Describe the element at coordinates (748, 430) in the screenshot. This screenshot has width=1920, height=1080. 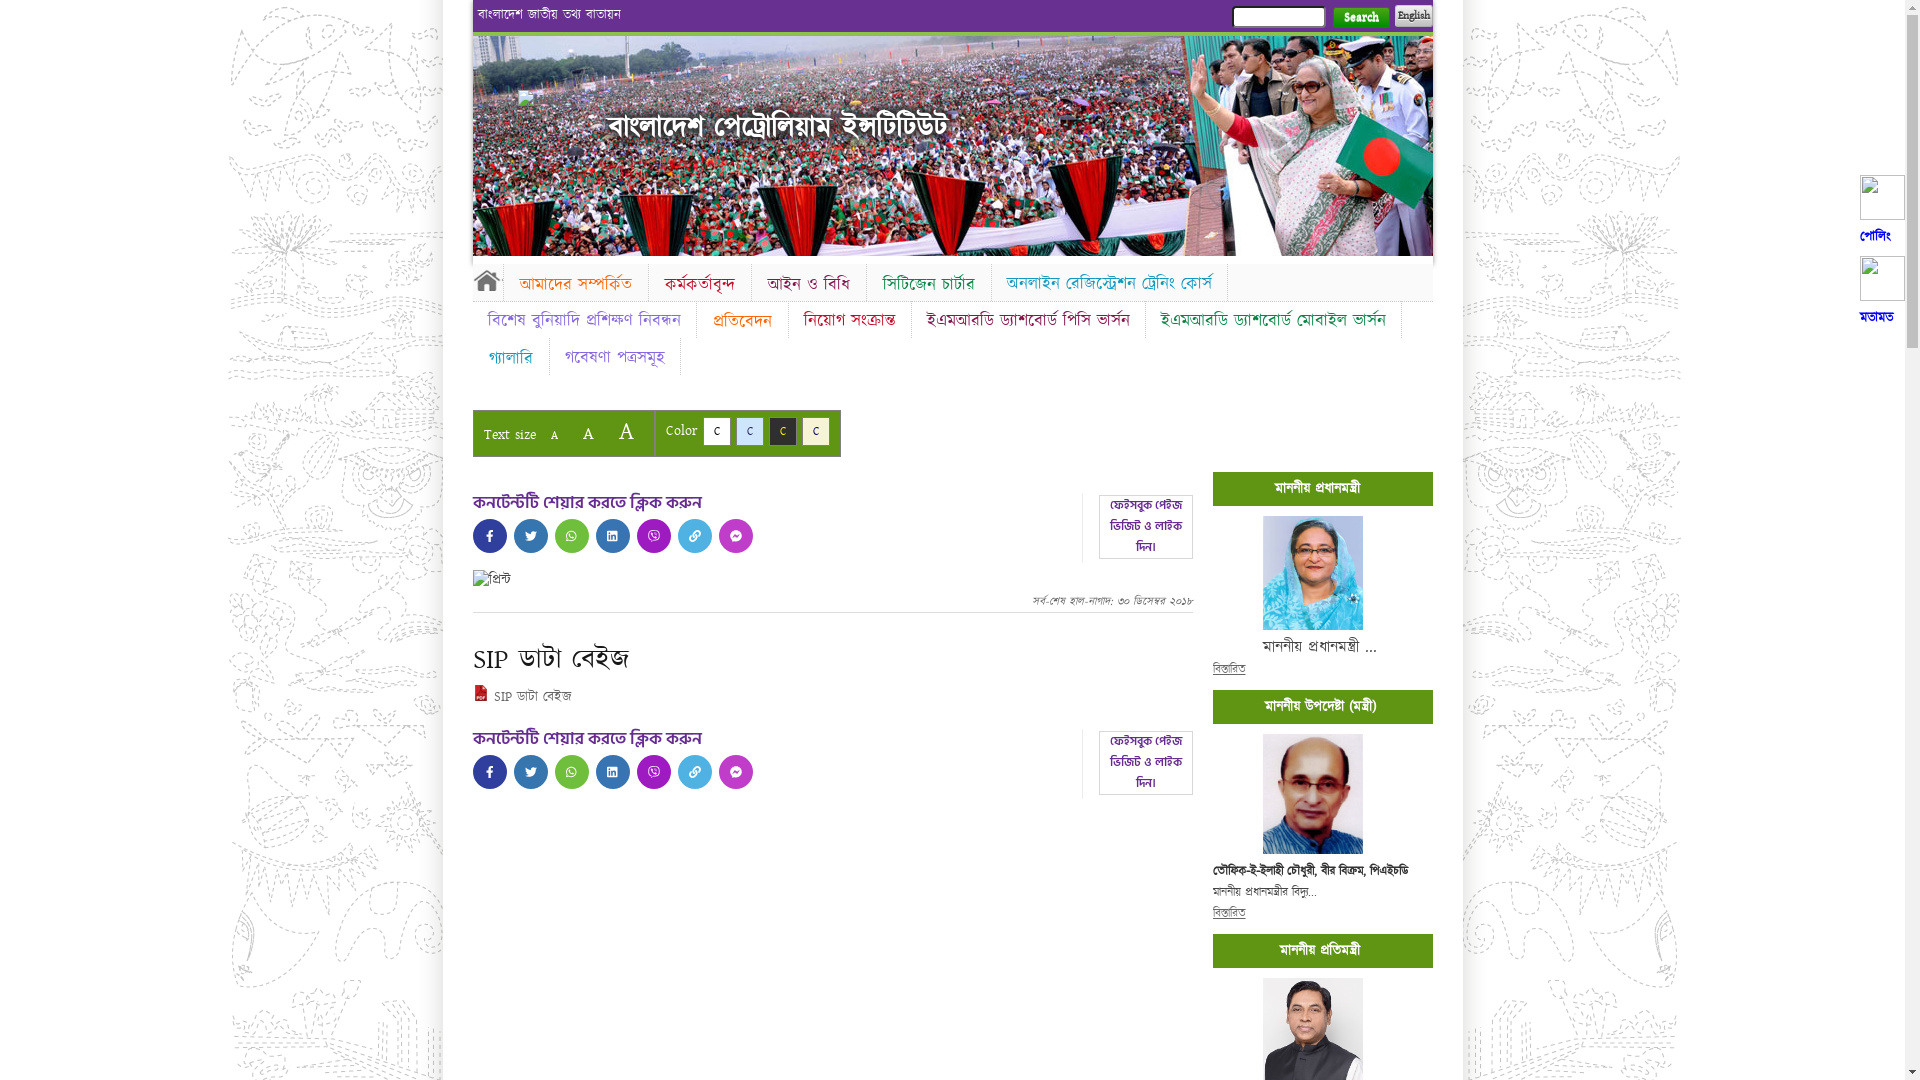
I see `'C'` at that location.